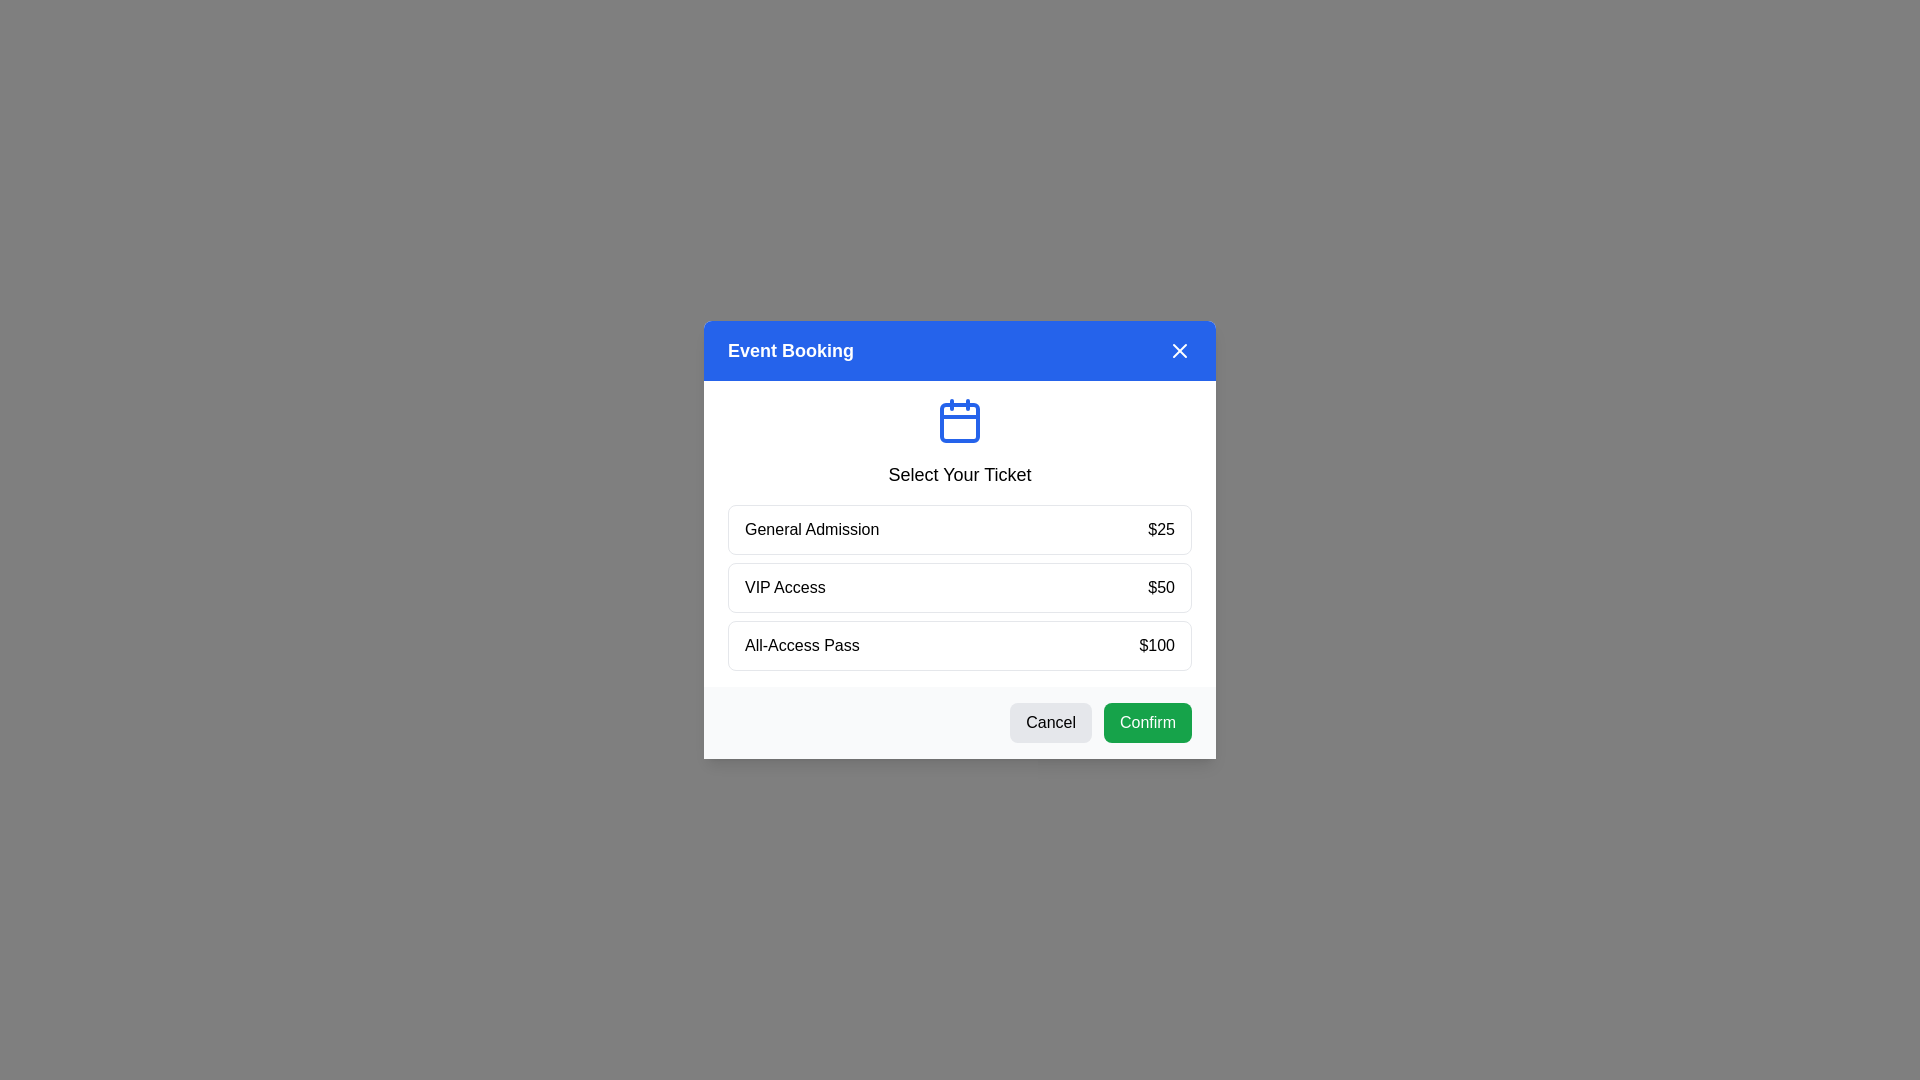 This screenshot has height=1080, width=1920. I want to click on the decorative visual component that is a rectangular shape with rounded corners, located centrally within the calendar icon in the header of the dialog box, so click(960, 422).